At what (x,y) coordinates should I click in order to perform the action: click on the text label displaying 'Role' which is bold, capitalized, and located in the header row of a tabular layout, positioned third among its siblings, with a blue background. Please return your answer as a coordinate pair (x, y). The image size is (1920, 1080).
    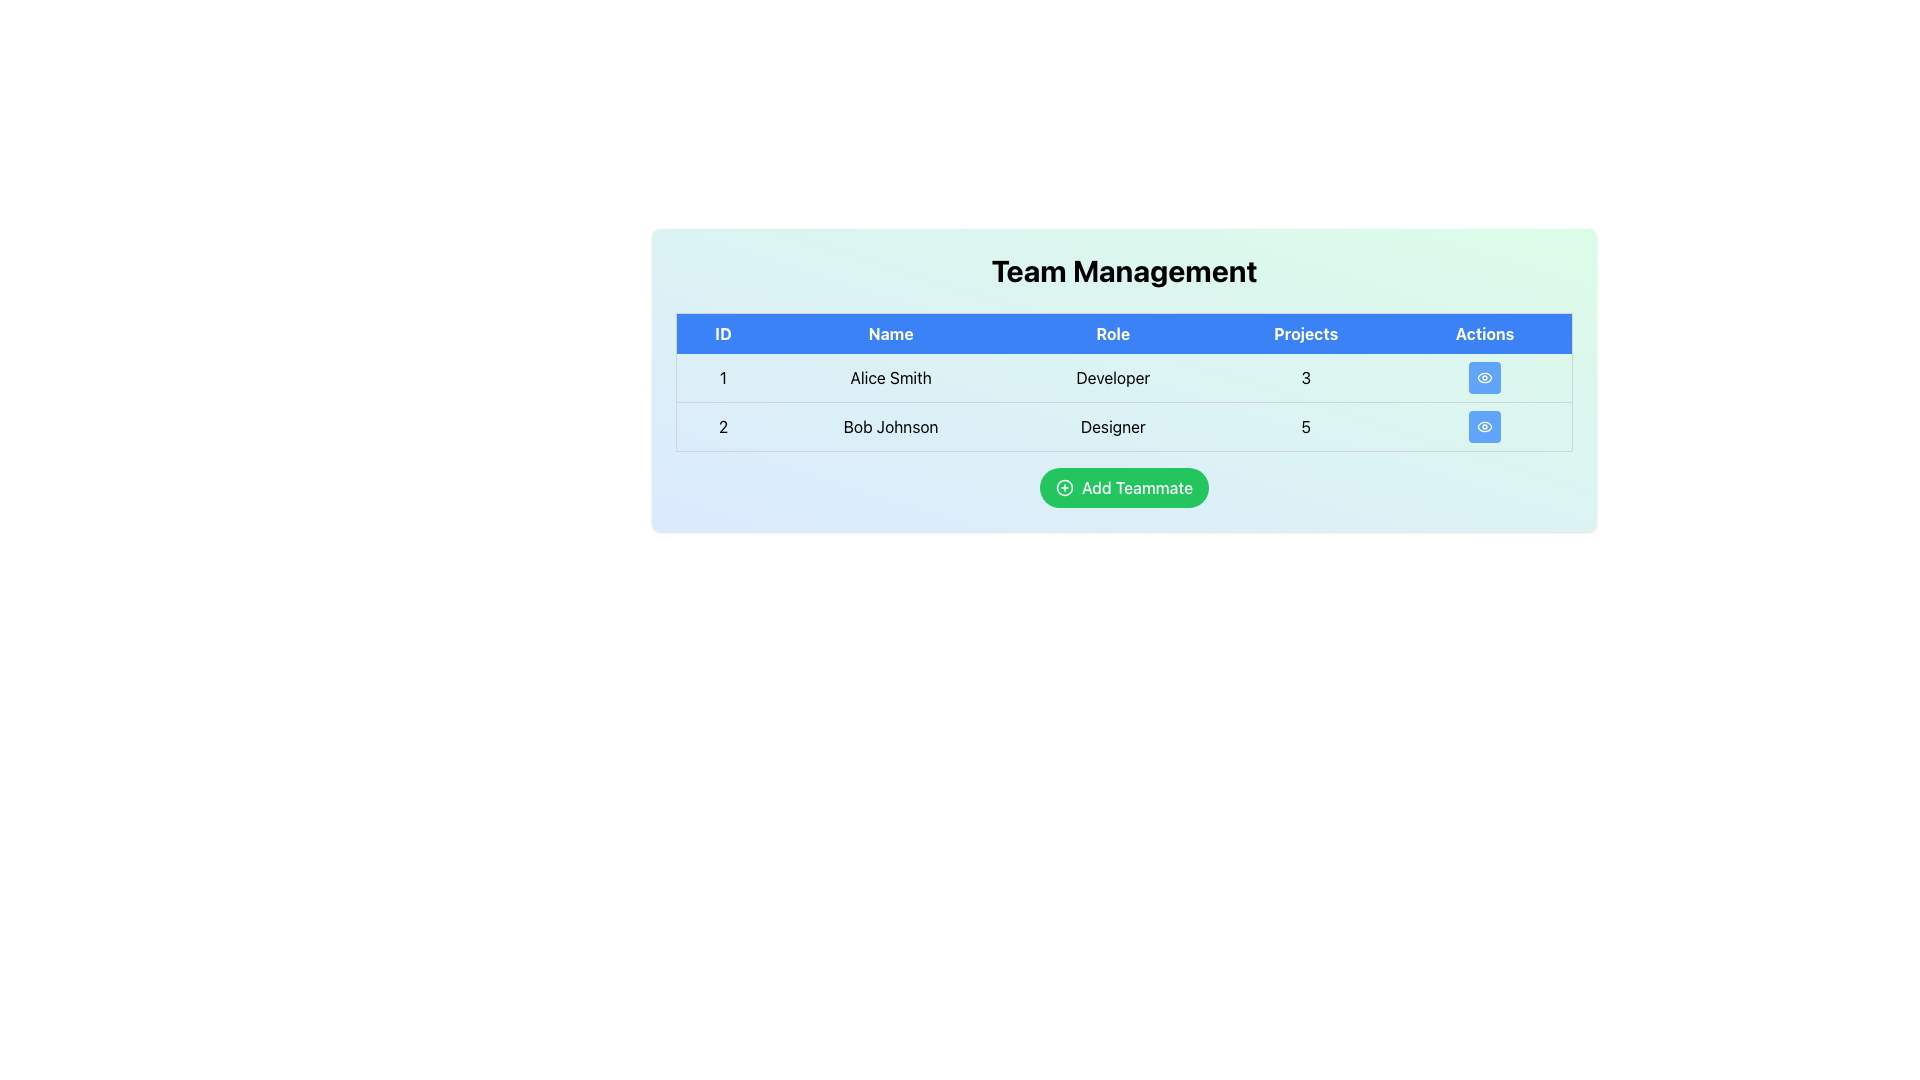
    Looking at the image, I should click on (1112, 332).